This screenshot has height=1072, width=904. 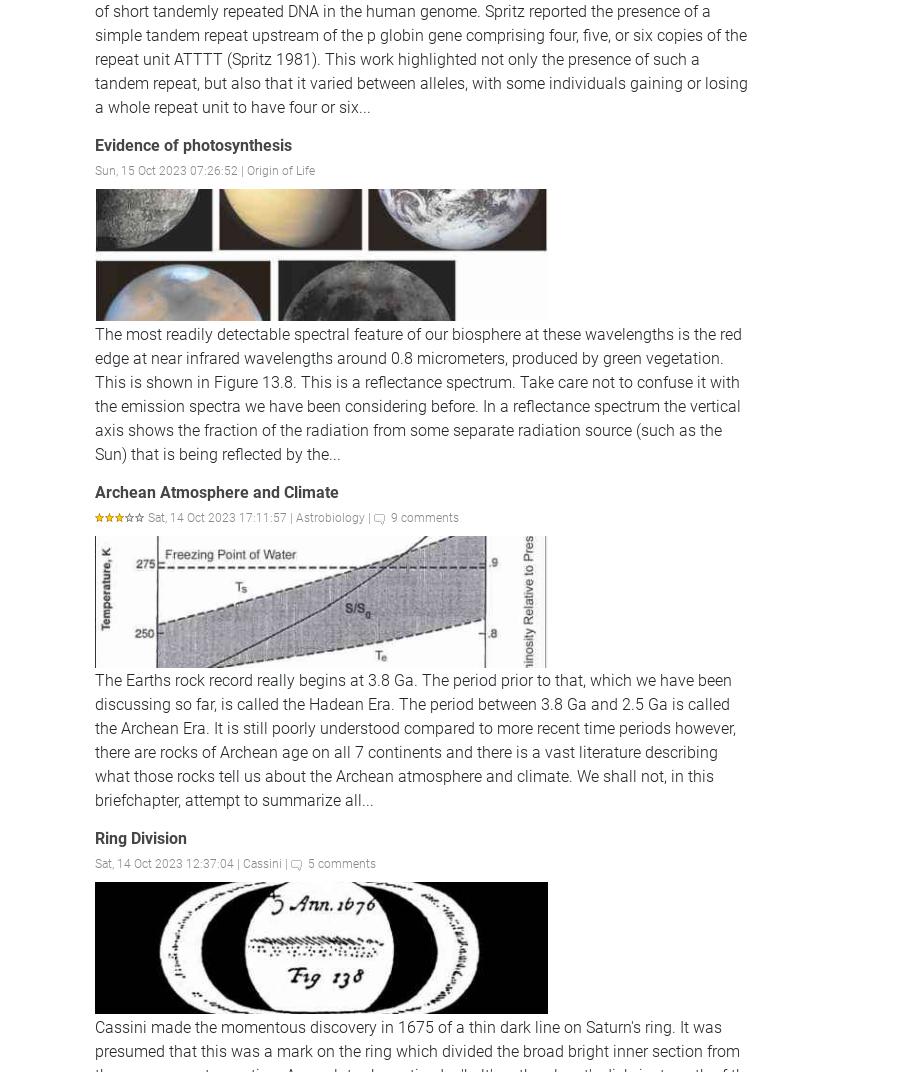 What do you see at coordinates (171, 169) in the screenshot?
I see `'Sun, 15 Oct 2023 07:26:52                                    |'` at bounding box center [171, 169].